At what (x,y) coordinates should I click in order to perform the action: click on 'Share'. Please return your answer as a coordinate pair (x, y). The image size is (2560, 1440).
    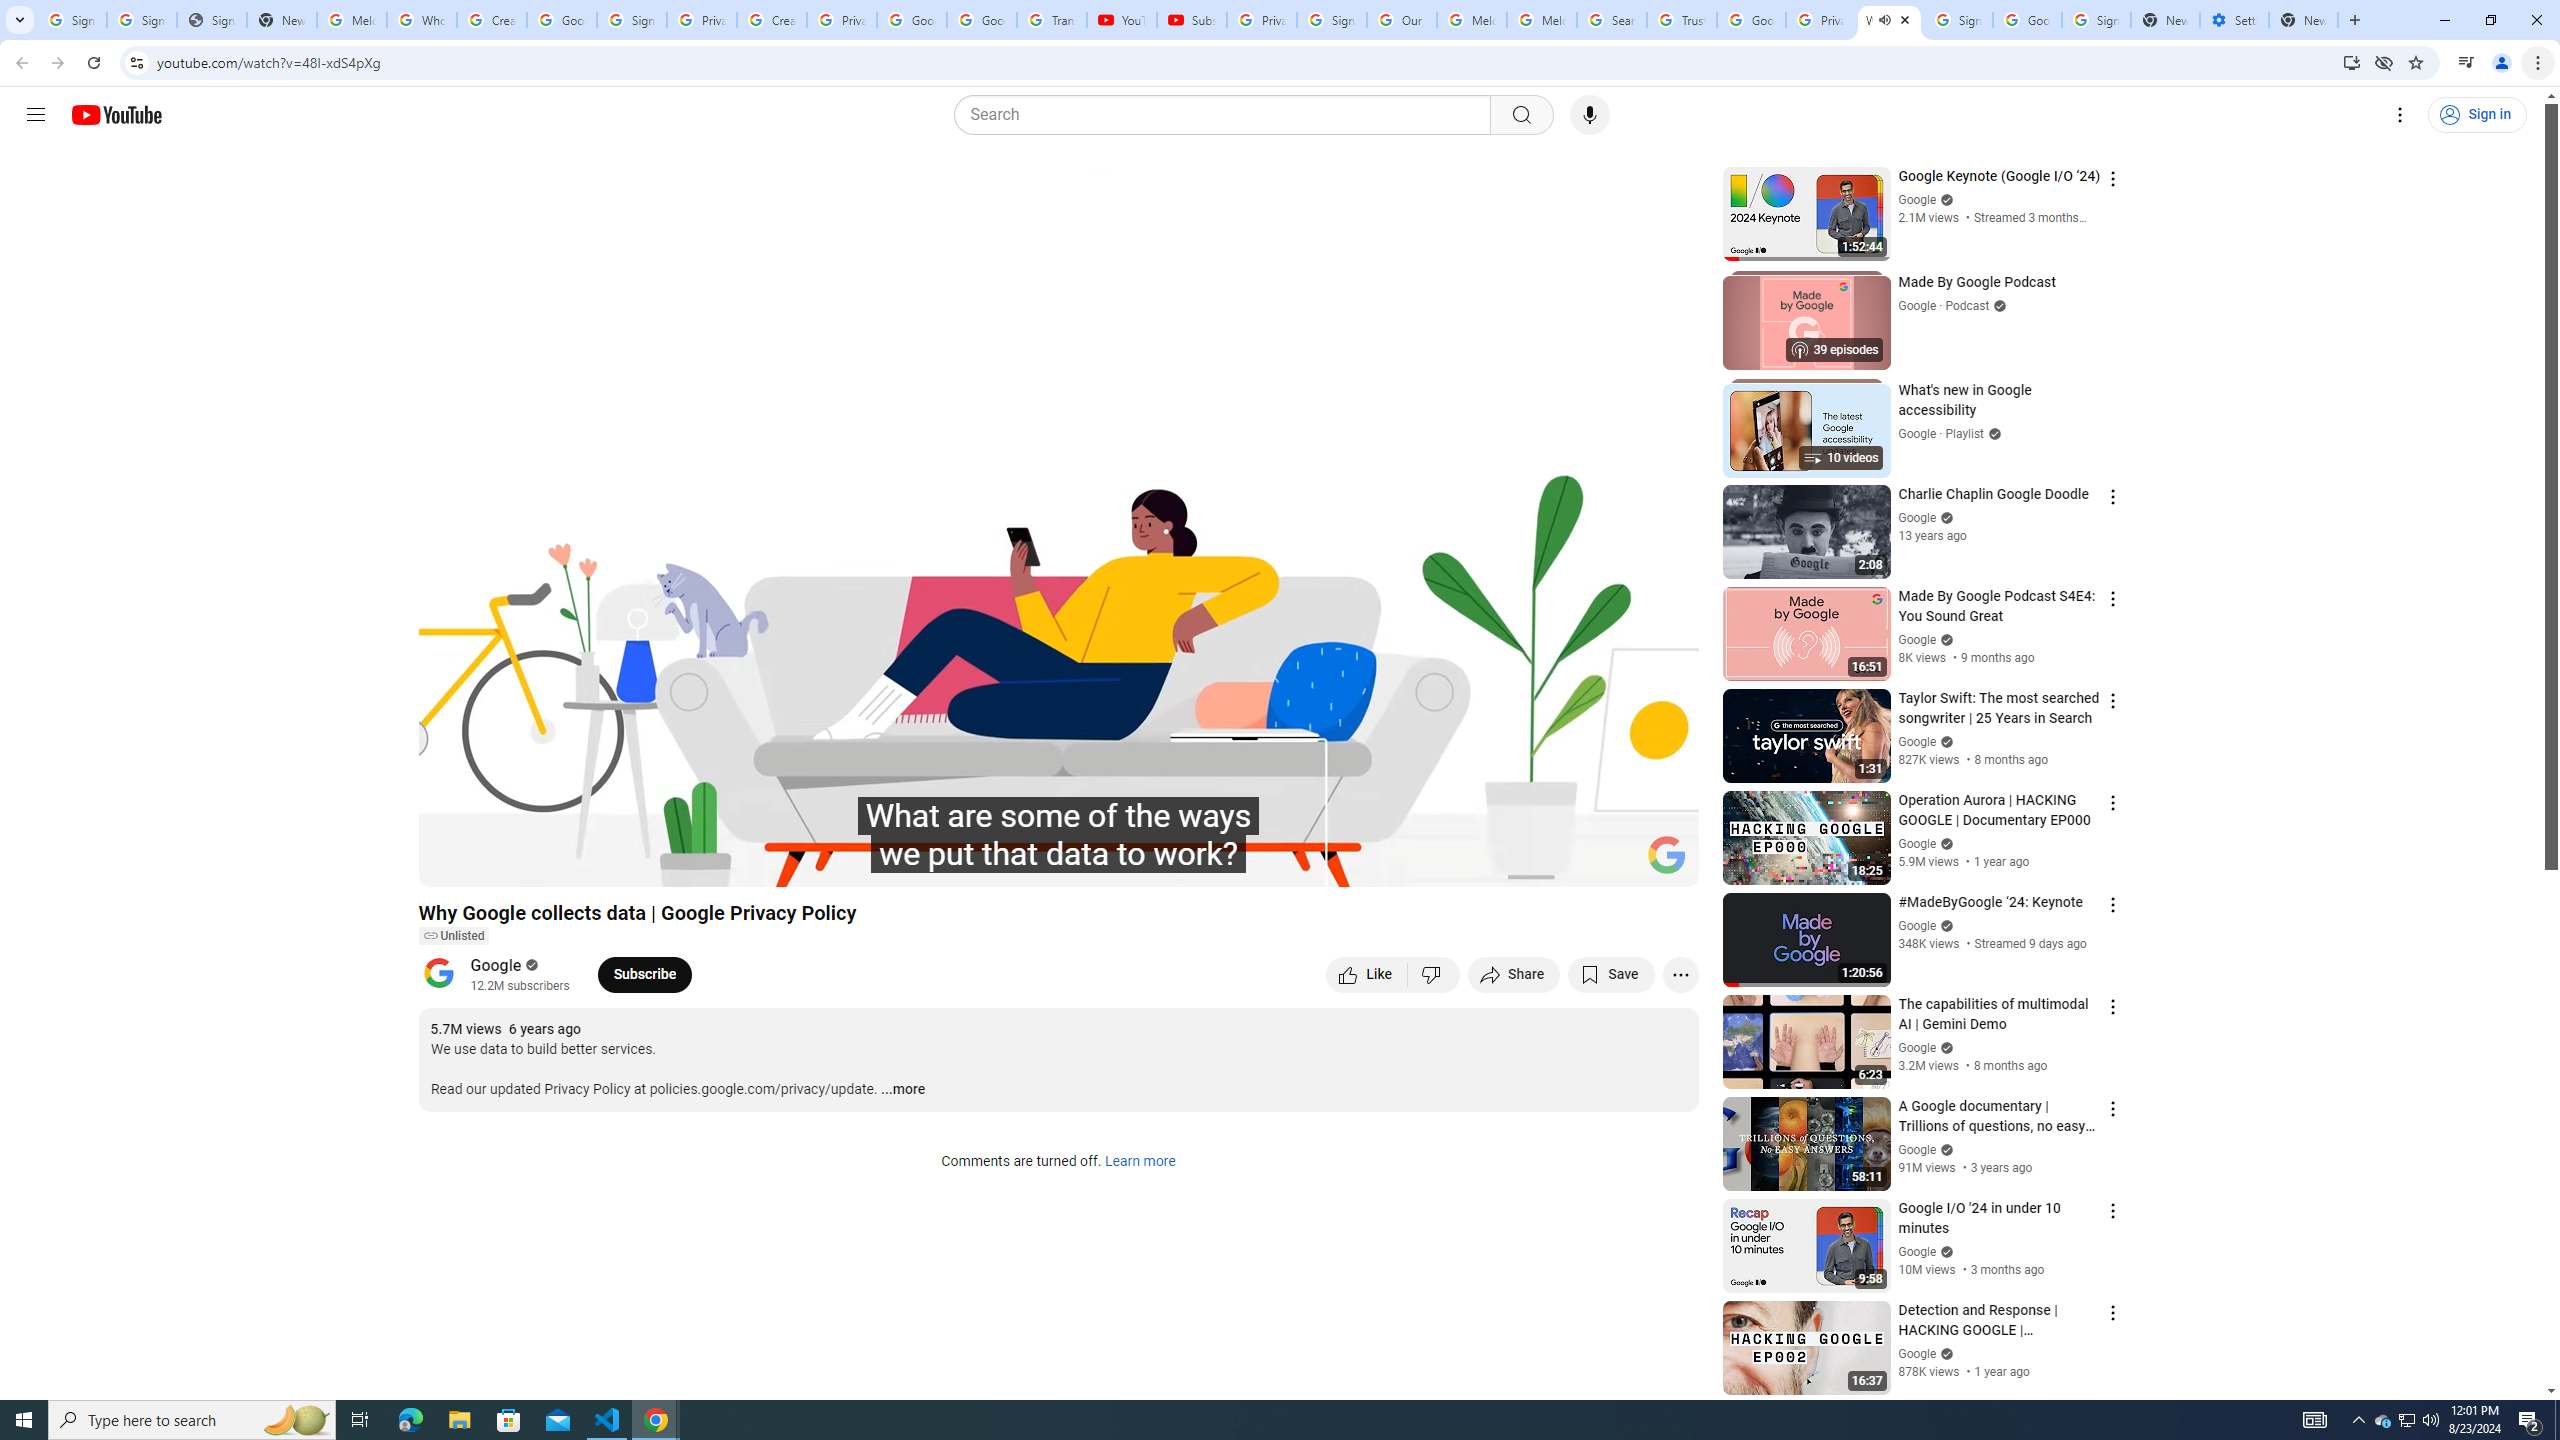
    Looking at the image, I should click on (1513, 973).